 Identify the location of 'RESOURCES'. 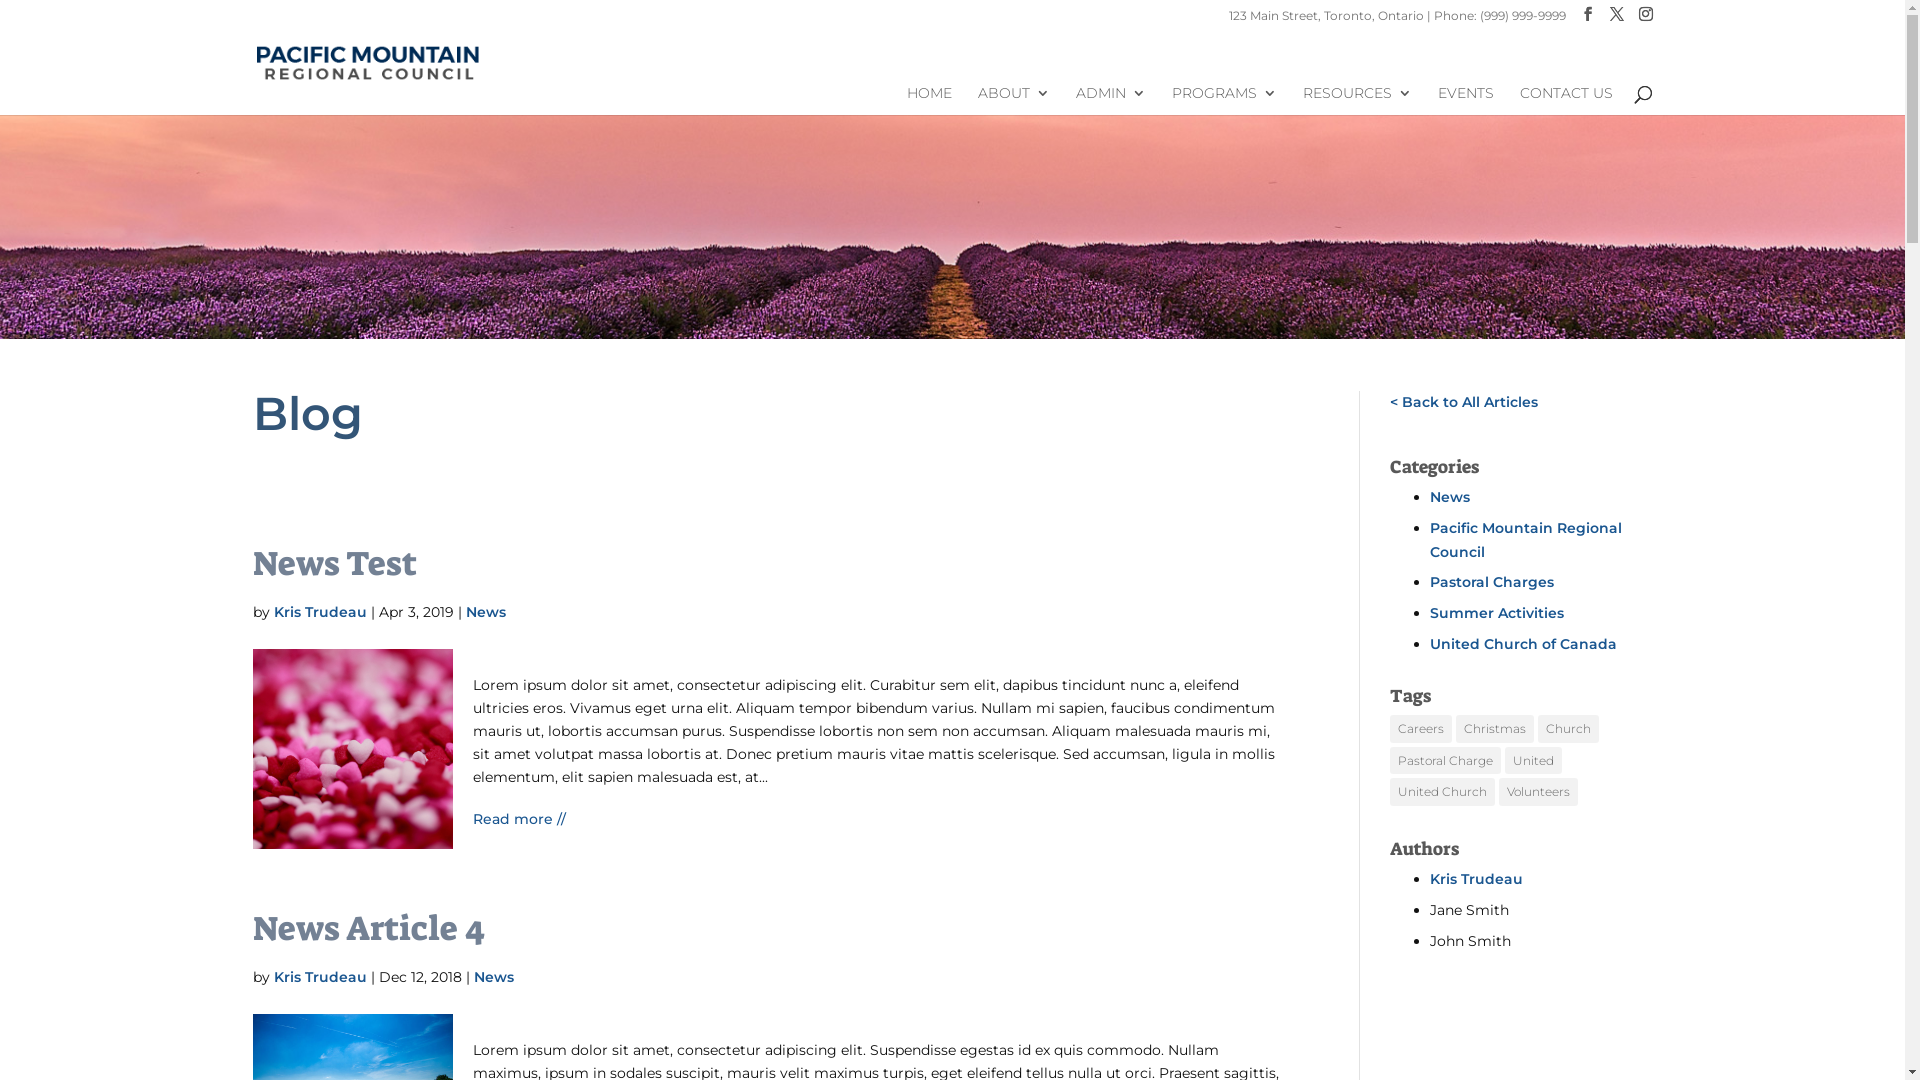
(1356, 100).